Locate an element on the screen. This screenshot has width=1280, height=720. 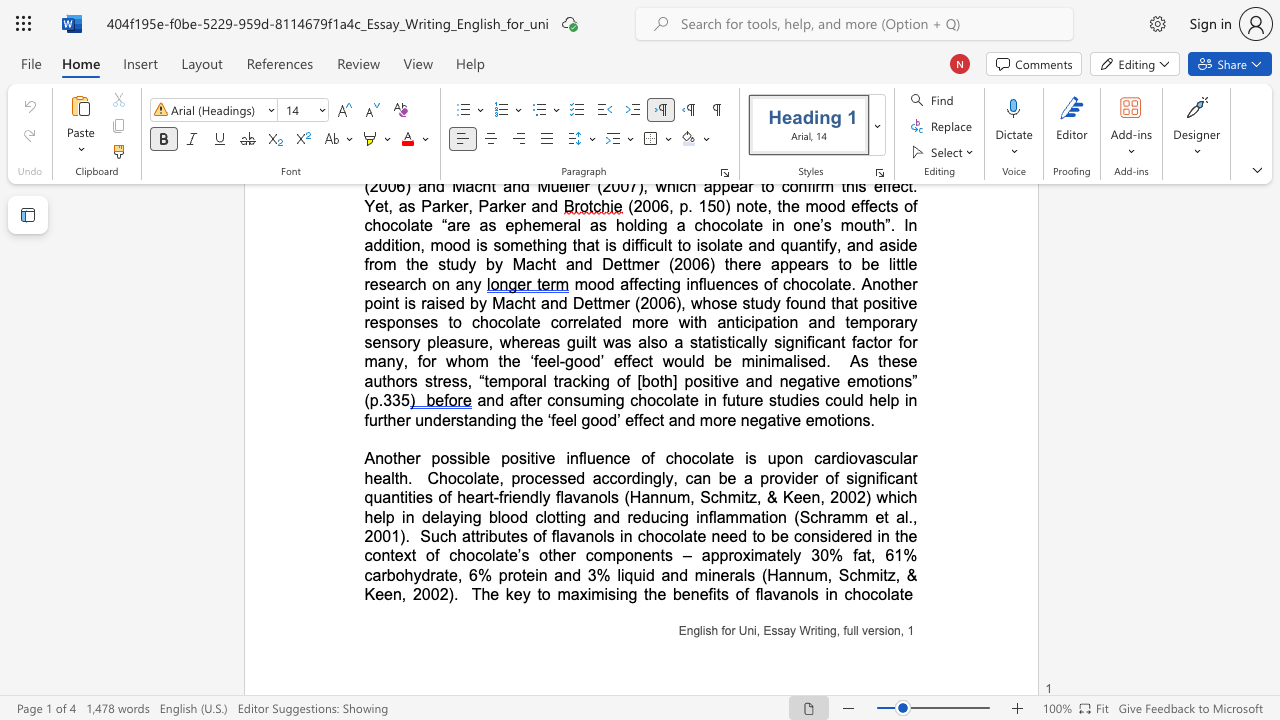
the subset text "e benefits of flavan" within the text "The key to maximising the benefits of flavanols in chocolate" is located at coordinates (657, 593).